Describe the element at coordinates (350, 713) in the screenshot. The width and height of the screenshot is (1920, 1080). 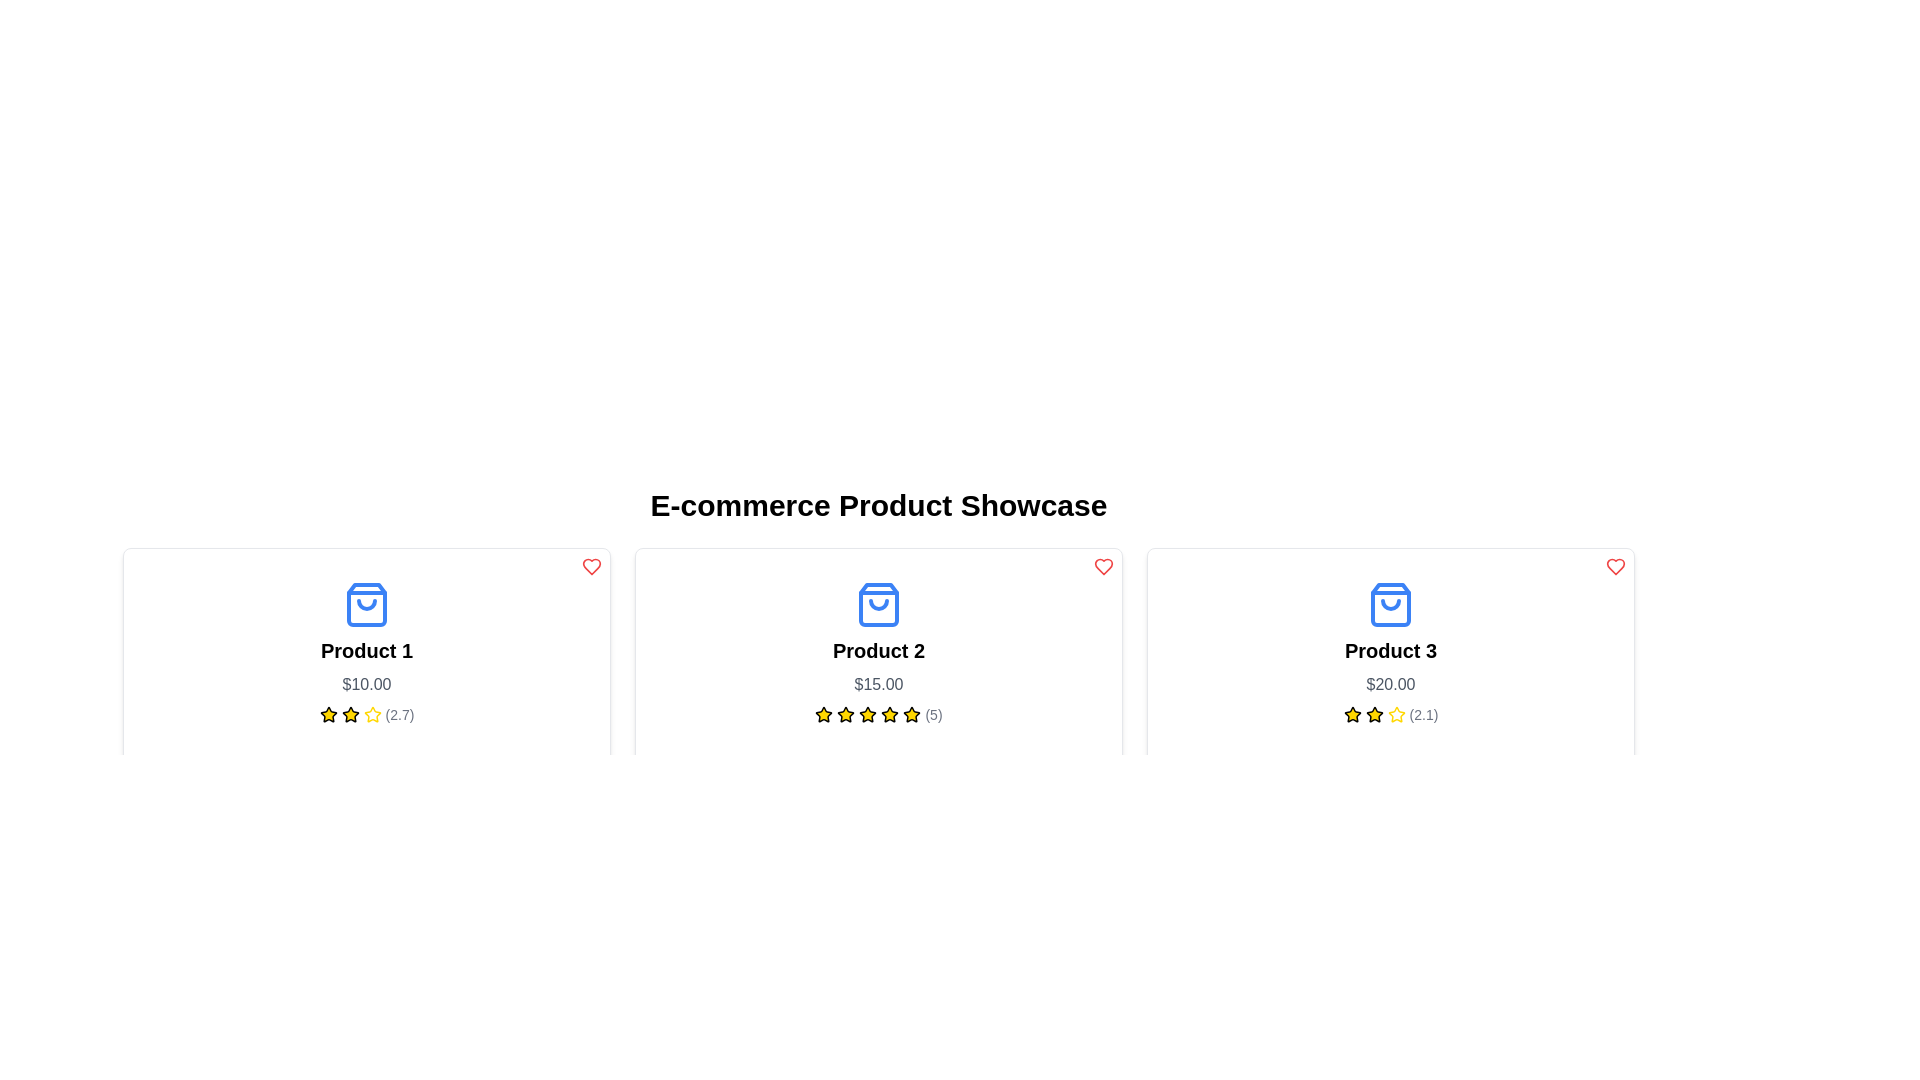
I see `the gold-colored star icon, which is the third star in a group of five stars beneath the Product 1 card in the leftmost product section of the showcase` at that location.